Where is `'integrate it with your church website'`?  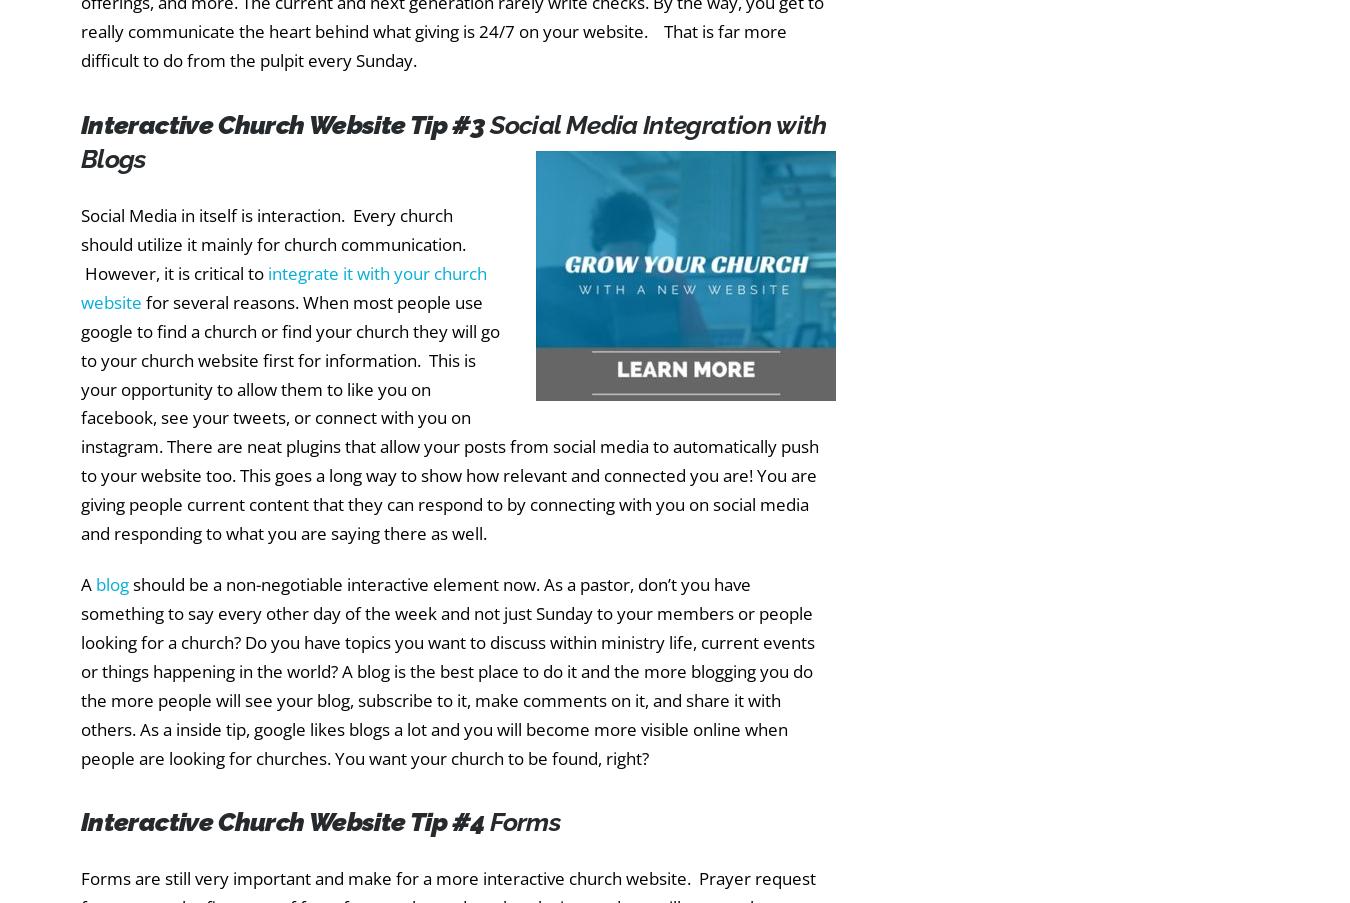
'integrate it with your church website' is located at coordinates (283, 286).